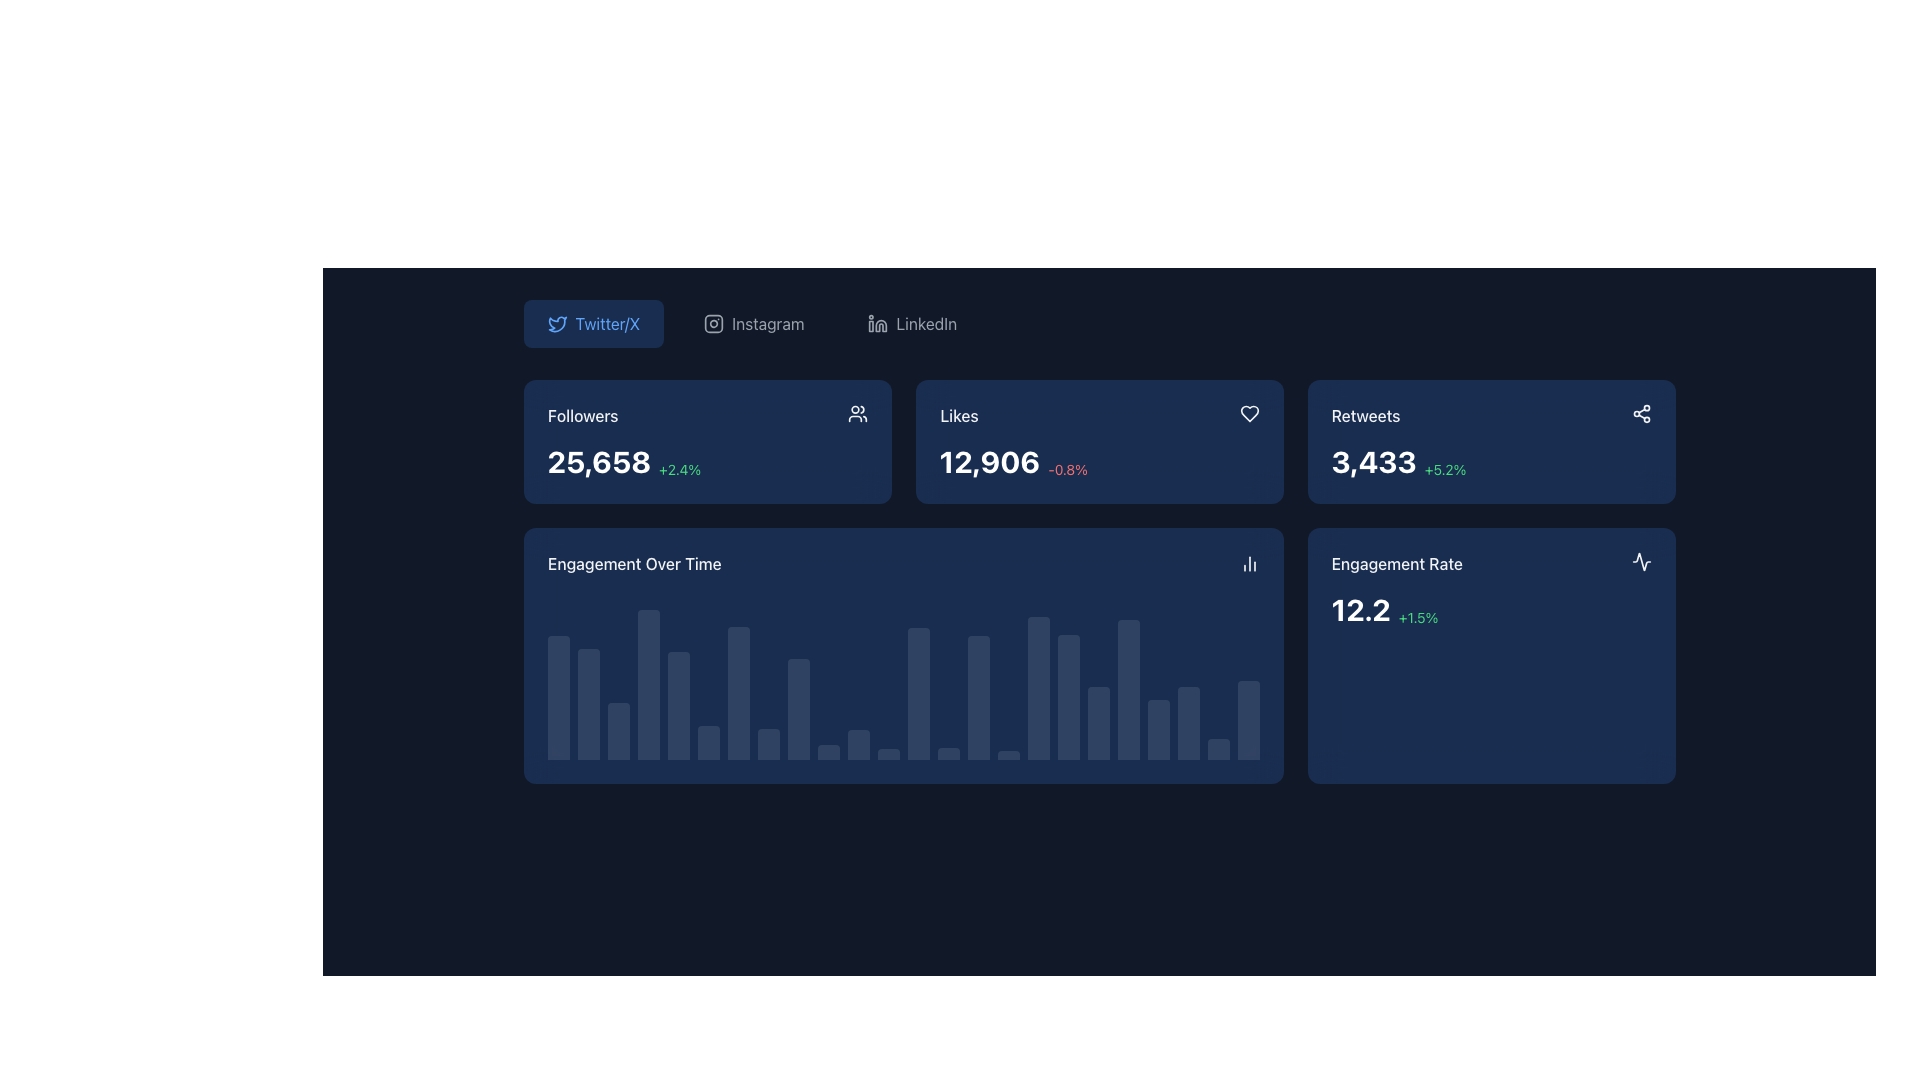  What do you see at coordinates (714, 323) in the screenshot?
I see `the primary rounded rectangle forming the frame of the Instagram icon located in the top navigation area of the page` at bounding box center [714, 323].